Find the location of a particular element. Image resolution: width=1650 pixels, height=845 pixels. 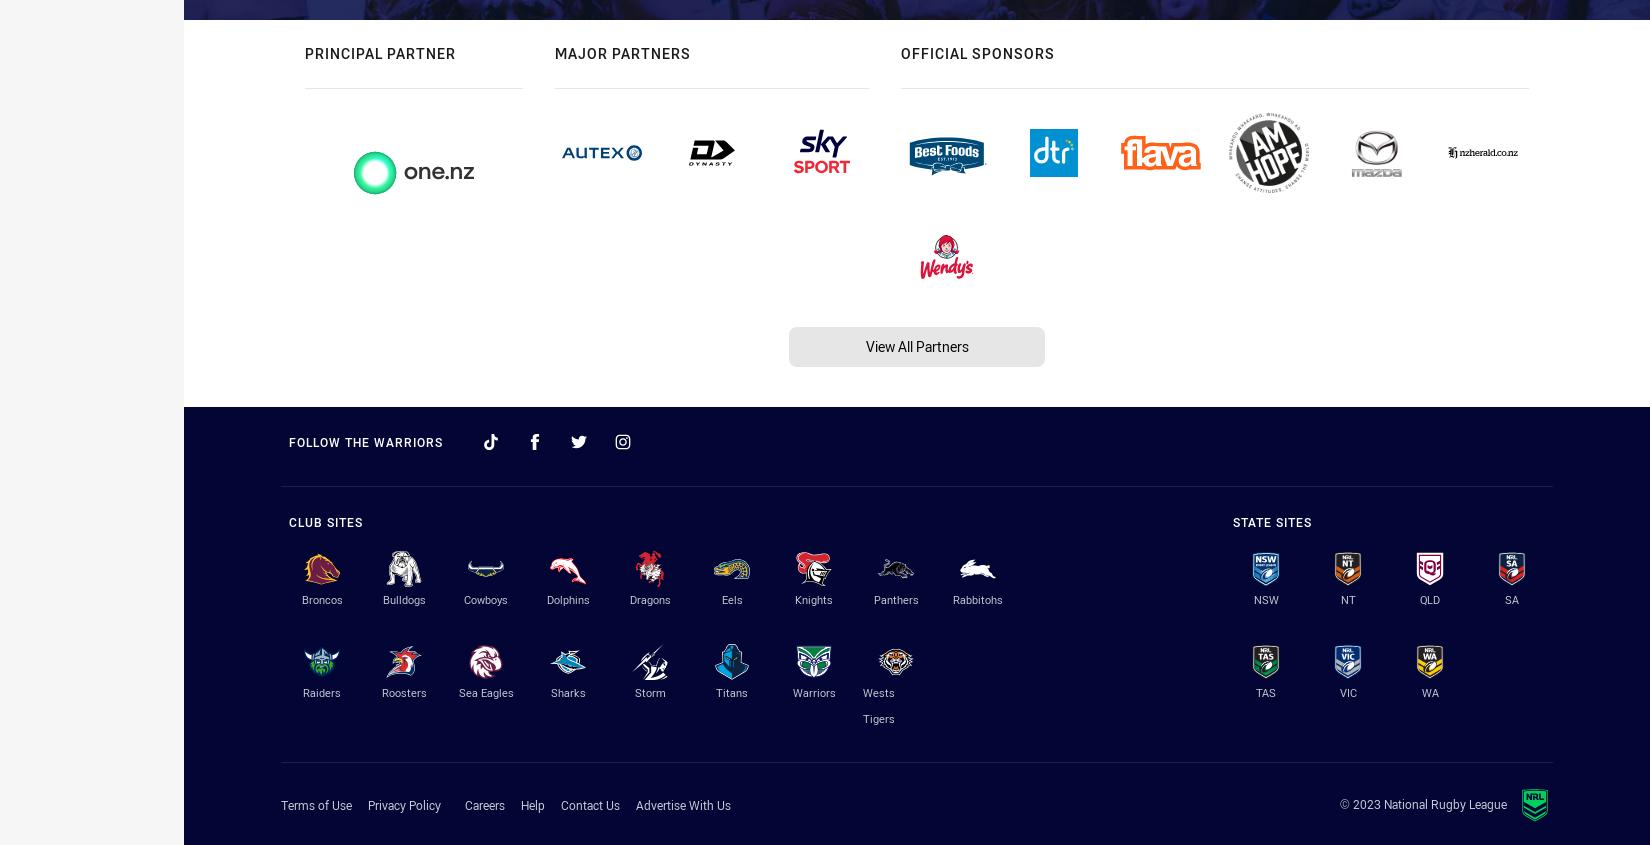

'Cowboys' is located at coordinates (484, 598).